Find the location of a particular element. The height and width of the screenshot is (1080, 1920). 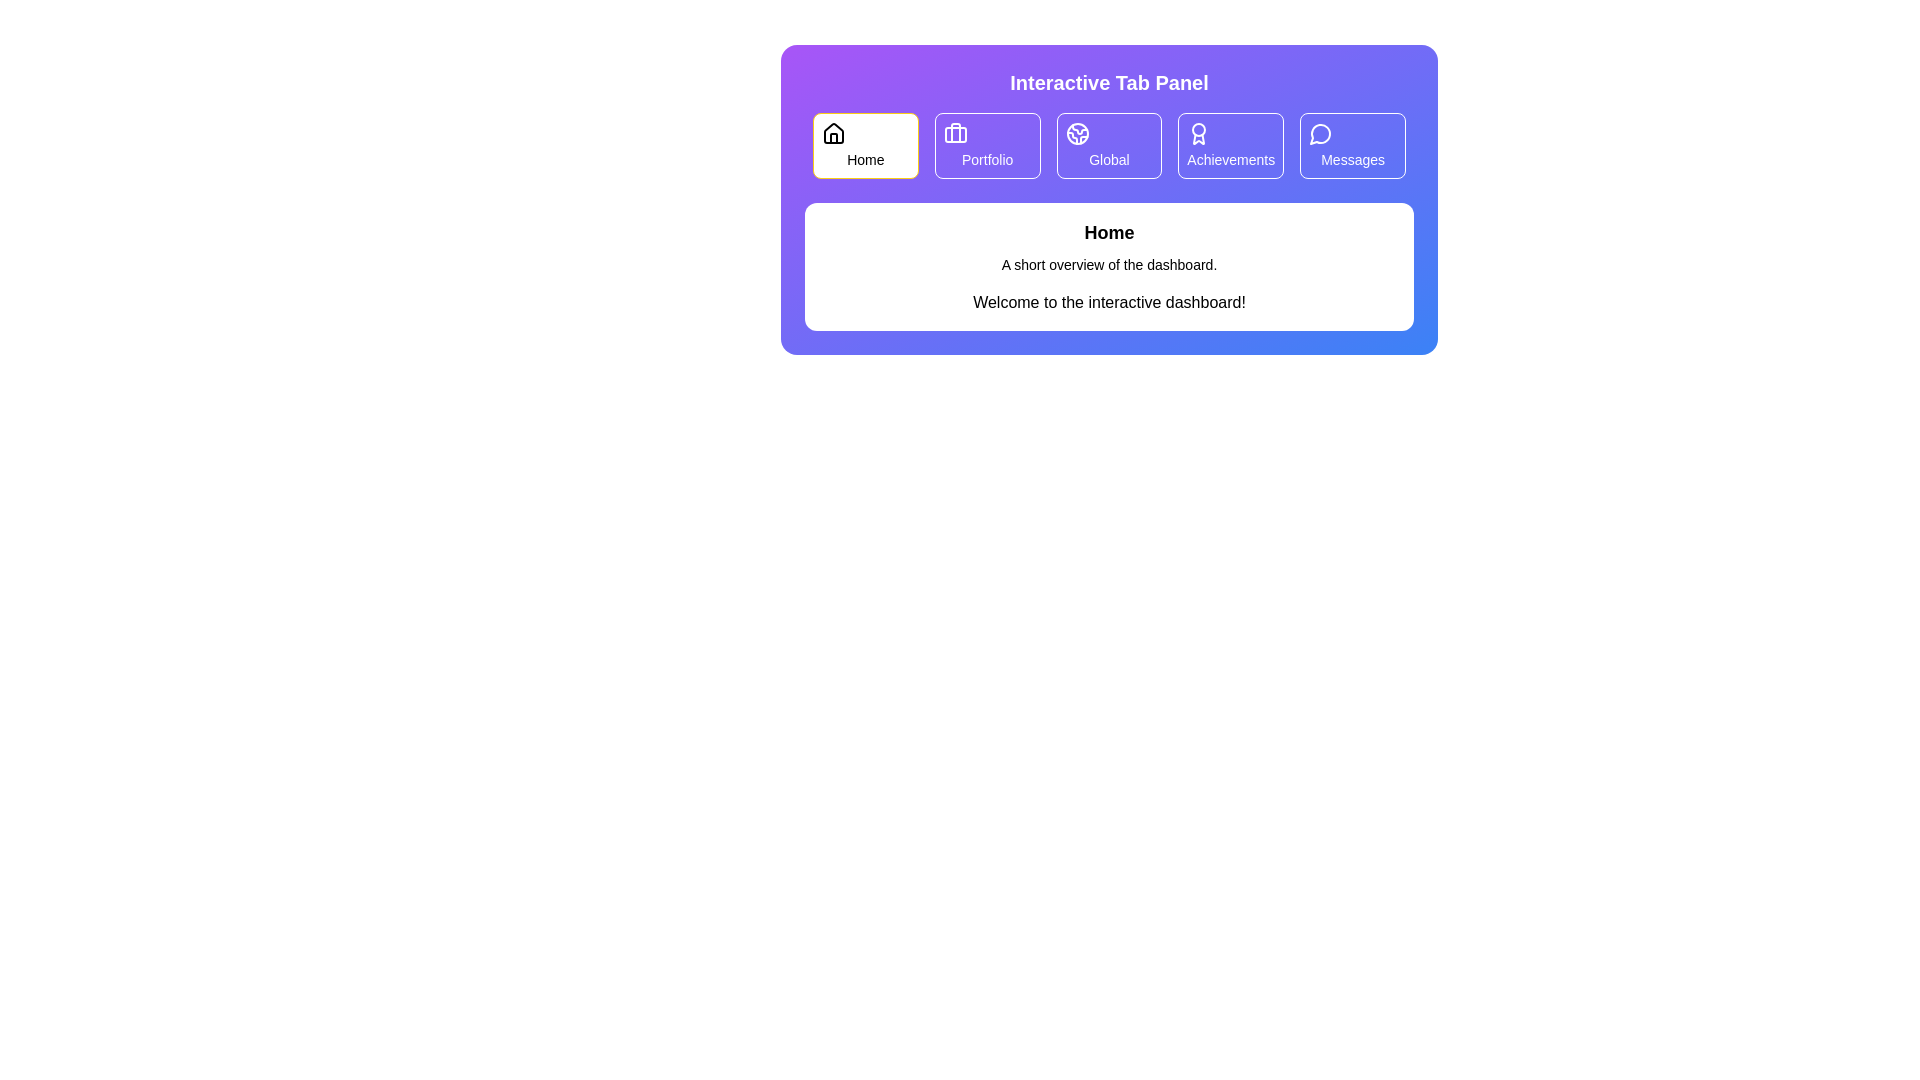

the 'Global' tab in the navigation bar is located at coordinates (1108, 145).